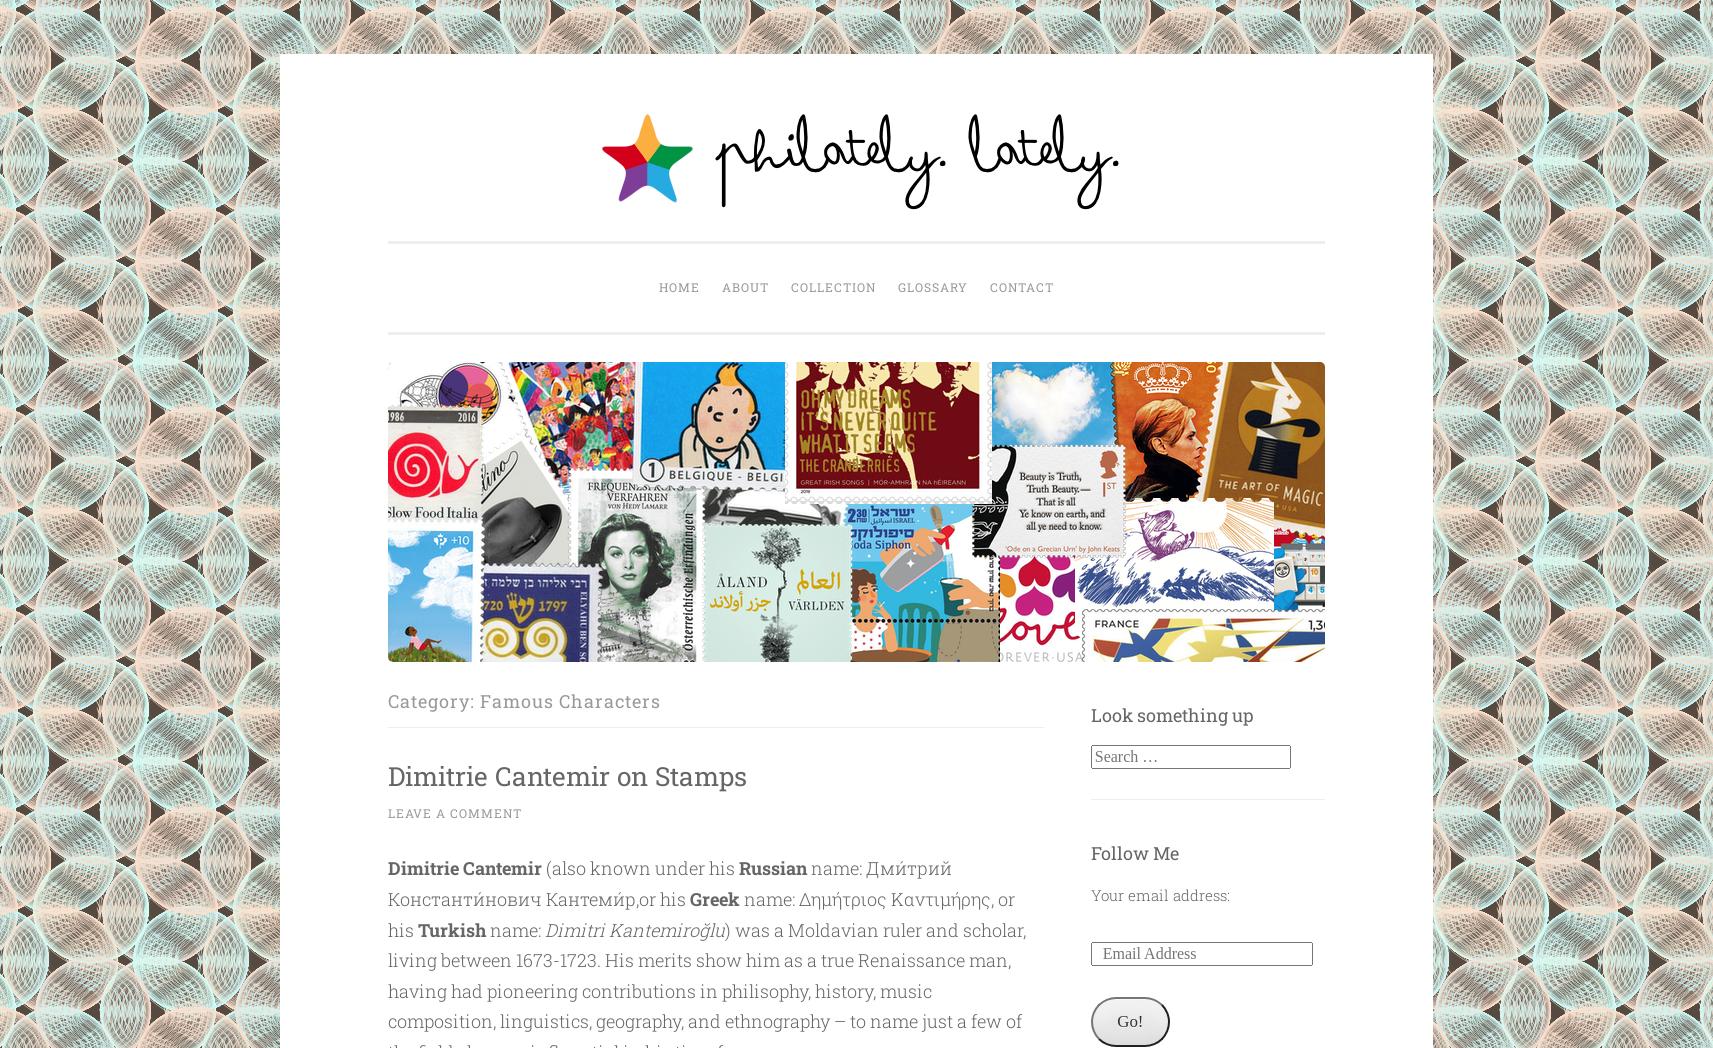 The image size is (1713, 1048). What do you see at coordinates (517, 929) in the screenshot?
I see `'name:'` at bounding box center [517, 929].